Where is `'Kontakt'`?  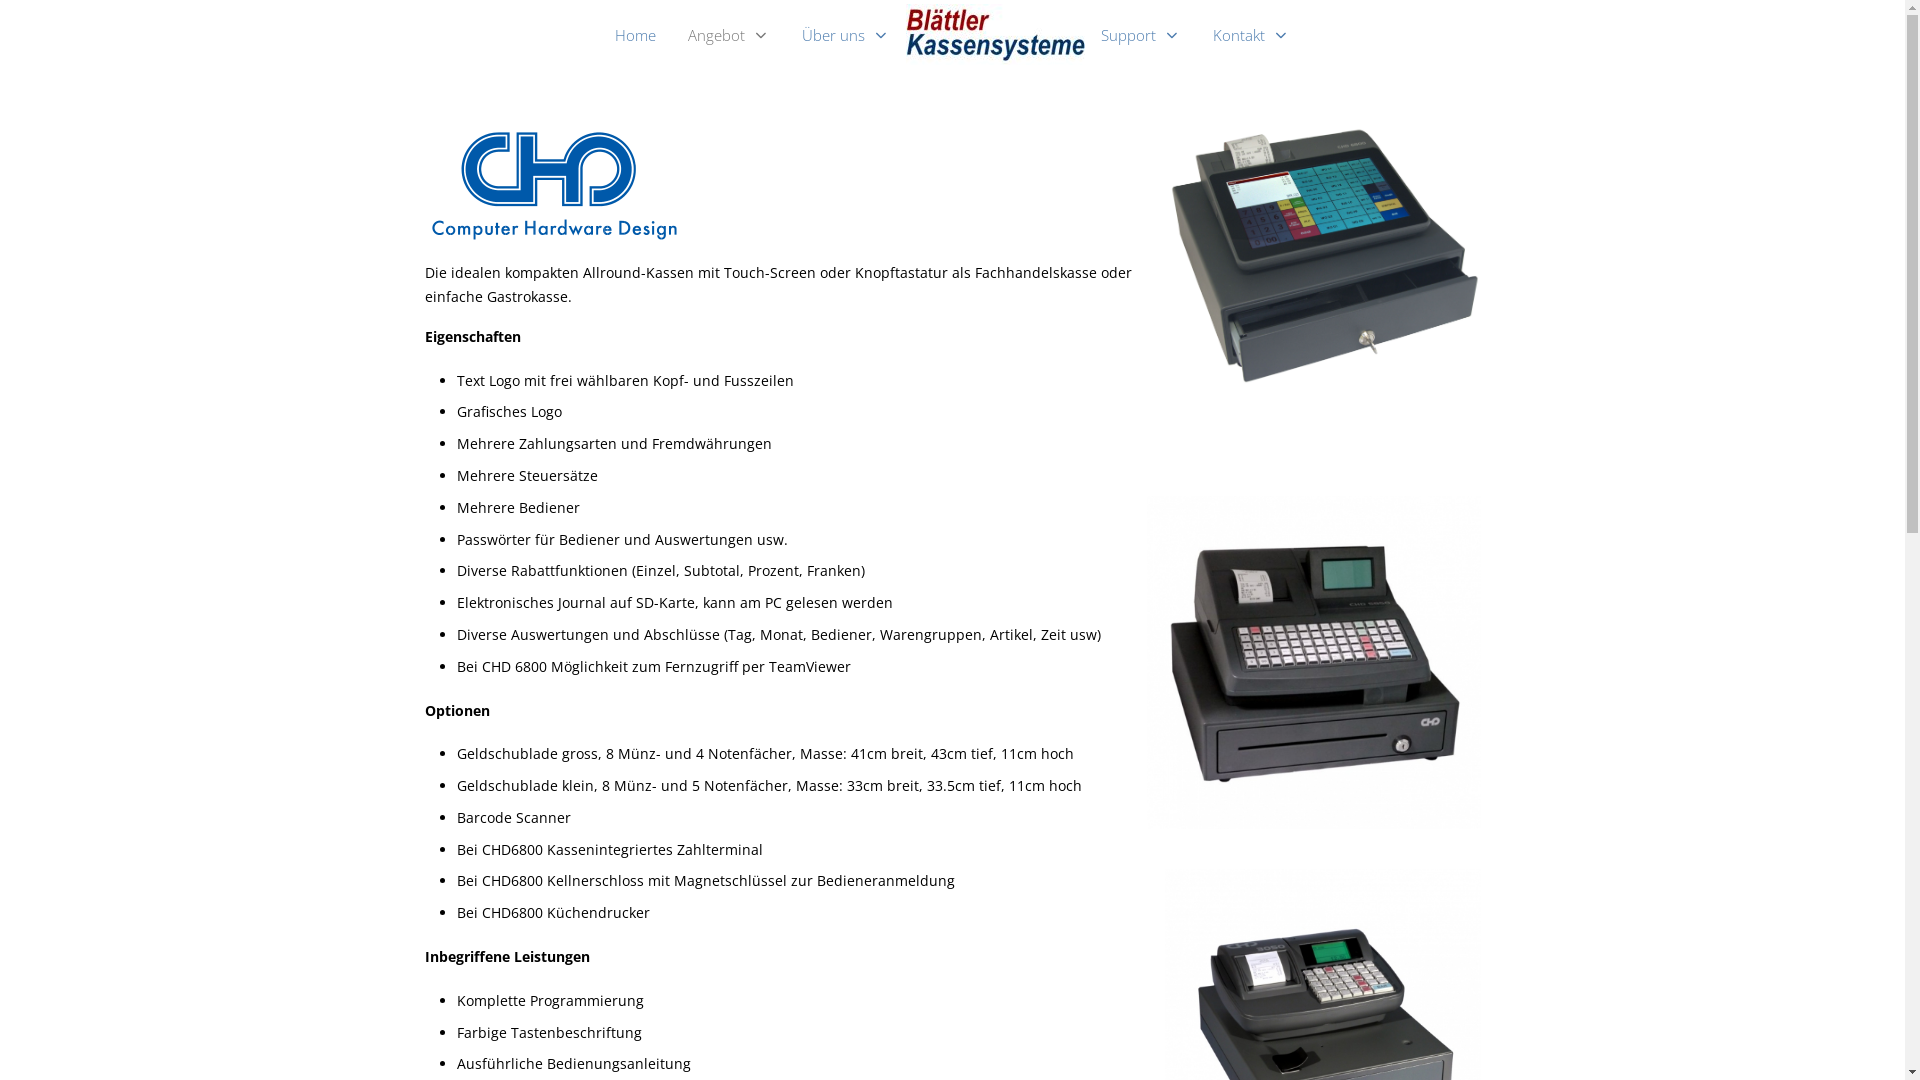 'Kontakt' is located at coordinates (1250, 34).